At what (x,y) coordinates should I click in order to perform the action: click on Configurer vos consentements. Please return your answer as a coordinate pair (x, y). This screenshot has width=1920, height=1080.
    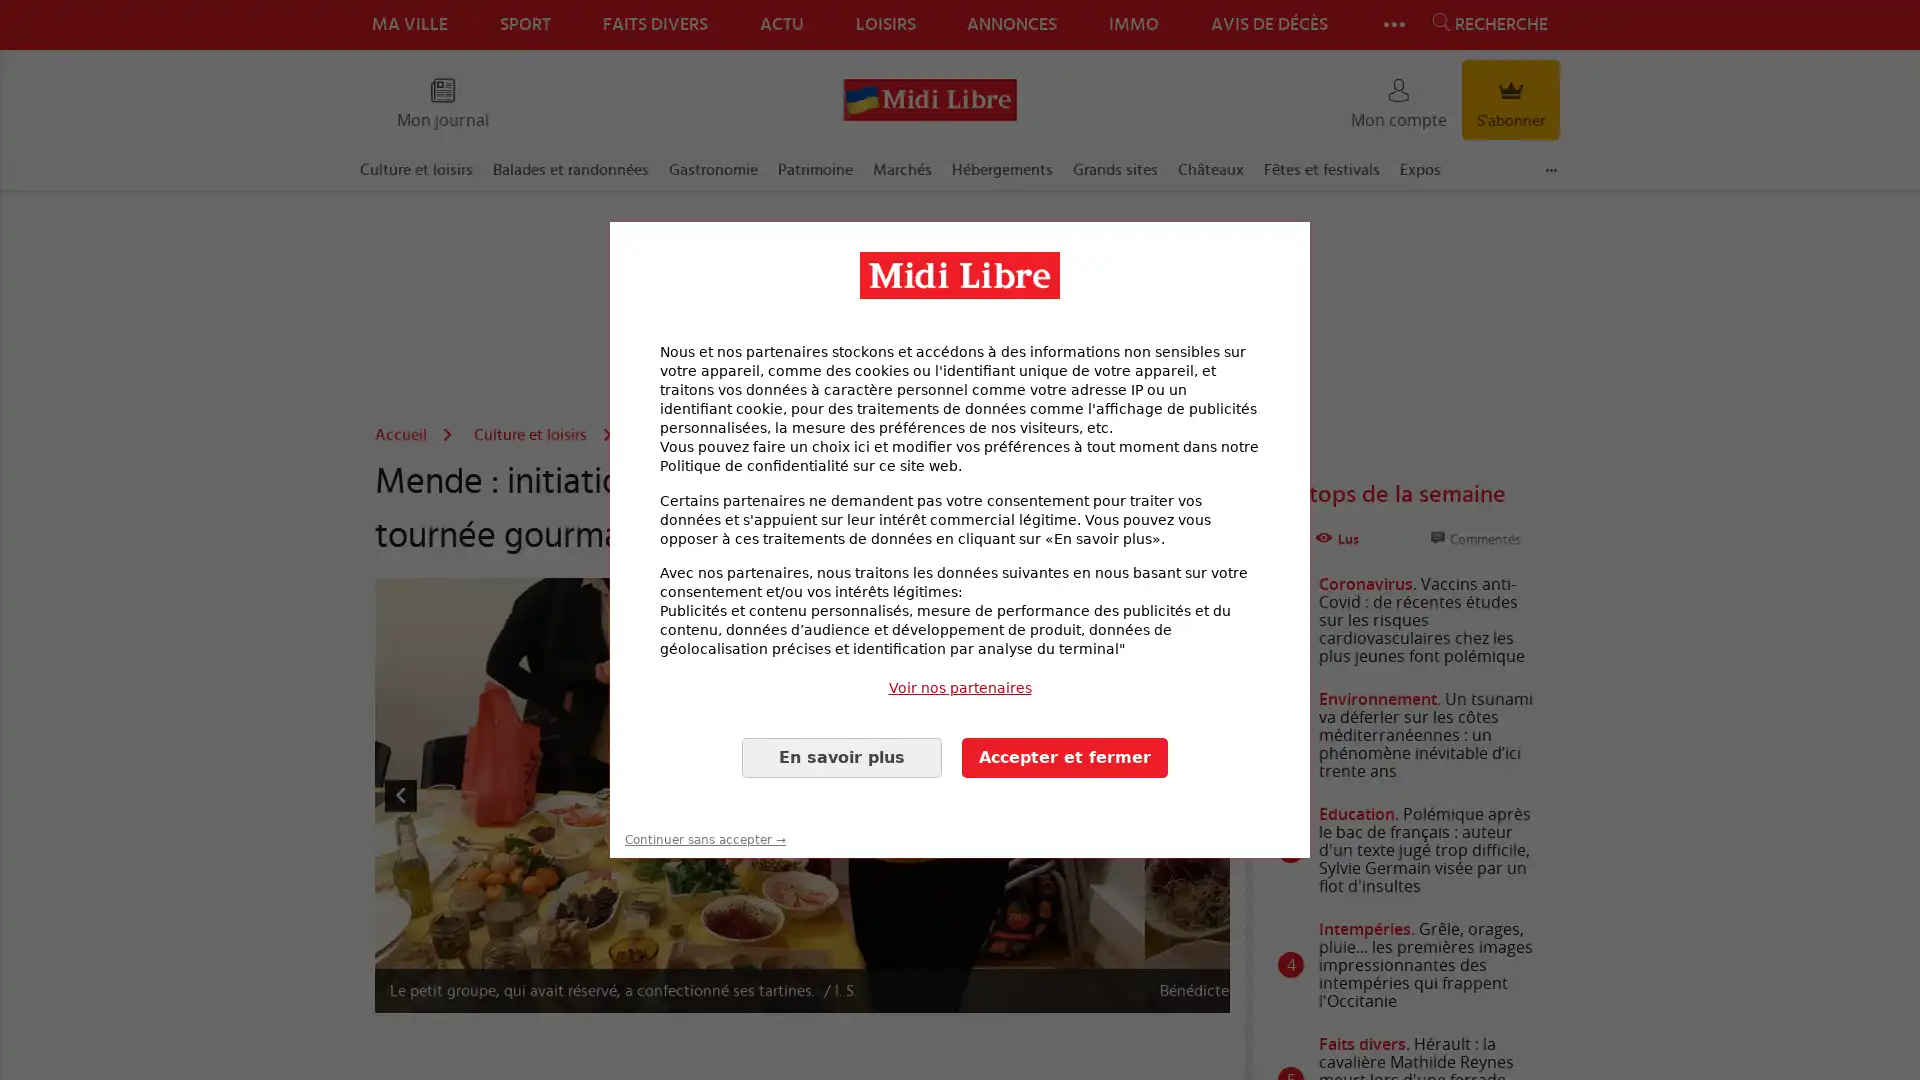
    Looking at the image, I should click on (841, 757).